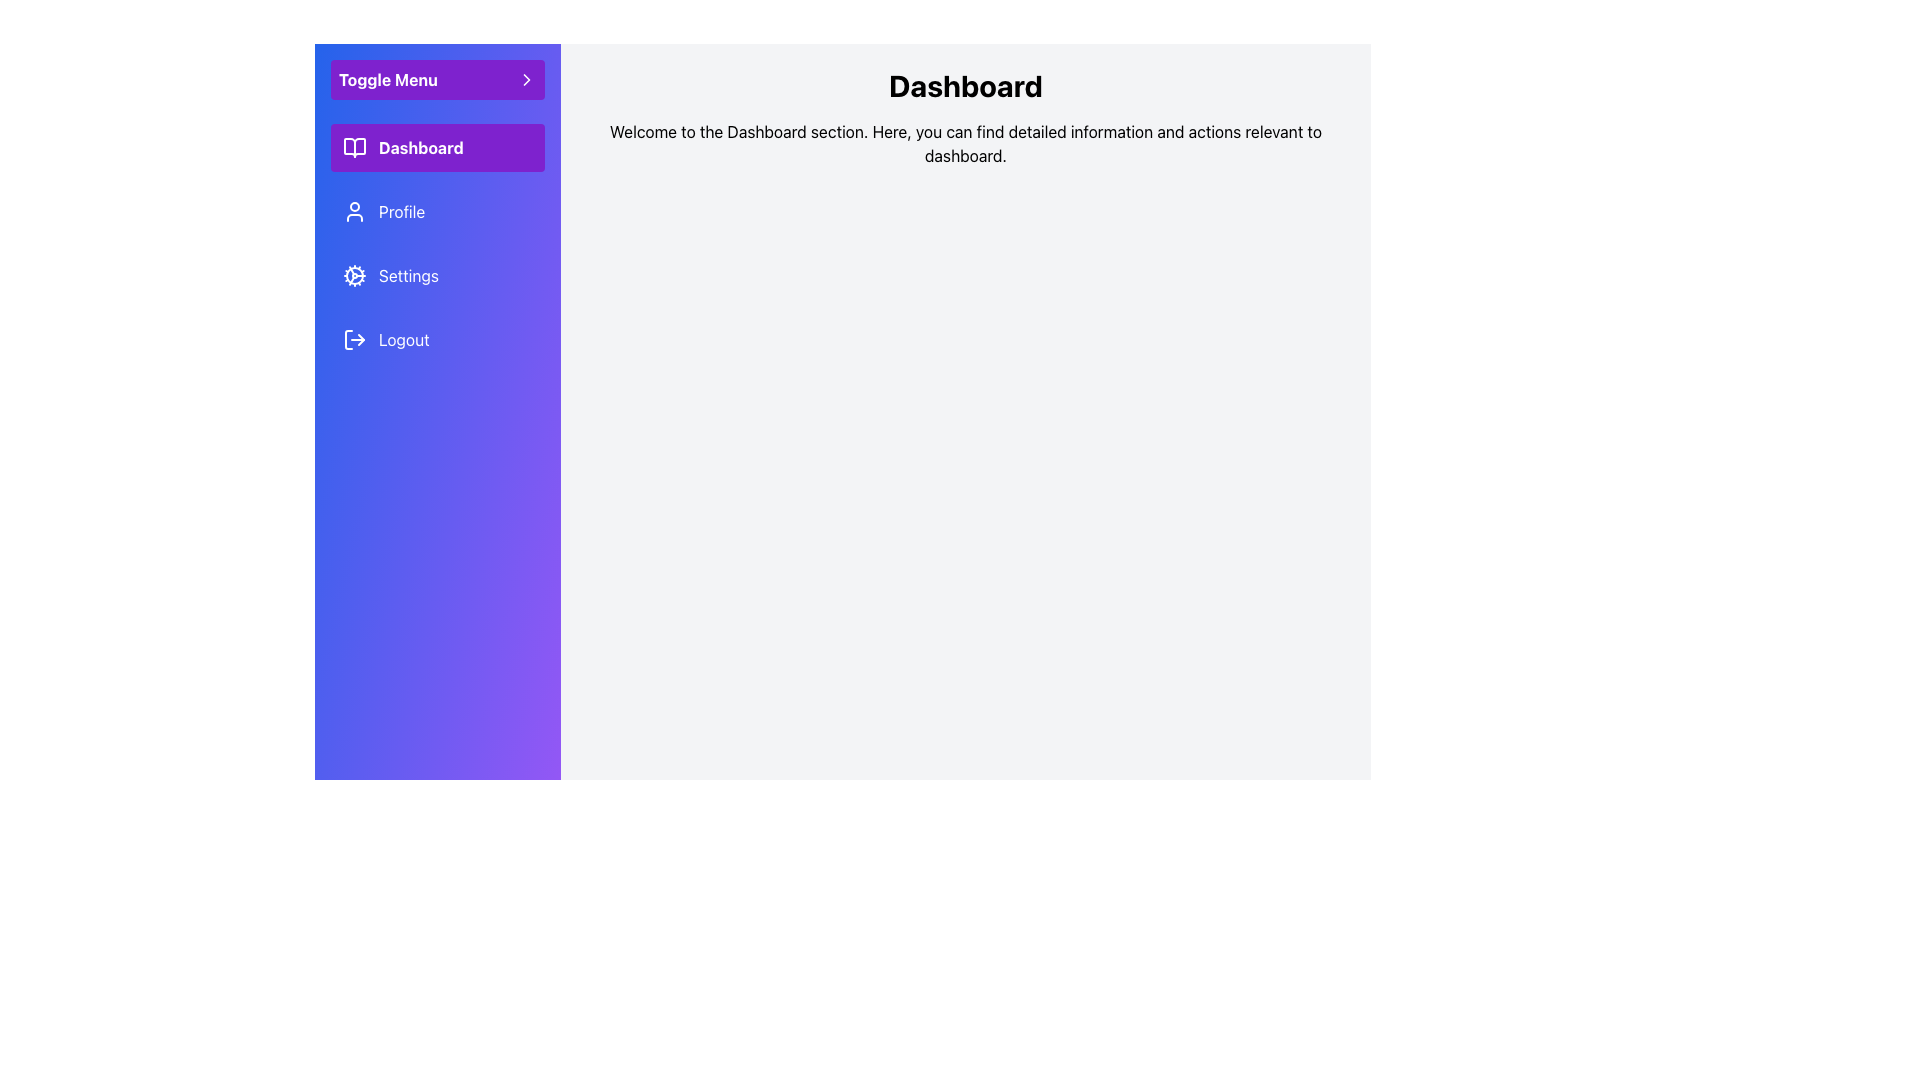  What do you see at coordinates (526, 79) in the screenshot?
I see `the chevron icon that indicates expandable or collapsible content associated with the 'Toggle Menu' button` at bounding box center [526, 79].